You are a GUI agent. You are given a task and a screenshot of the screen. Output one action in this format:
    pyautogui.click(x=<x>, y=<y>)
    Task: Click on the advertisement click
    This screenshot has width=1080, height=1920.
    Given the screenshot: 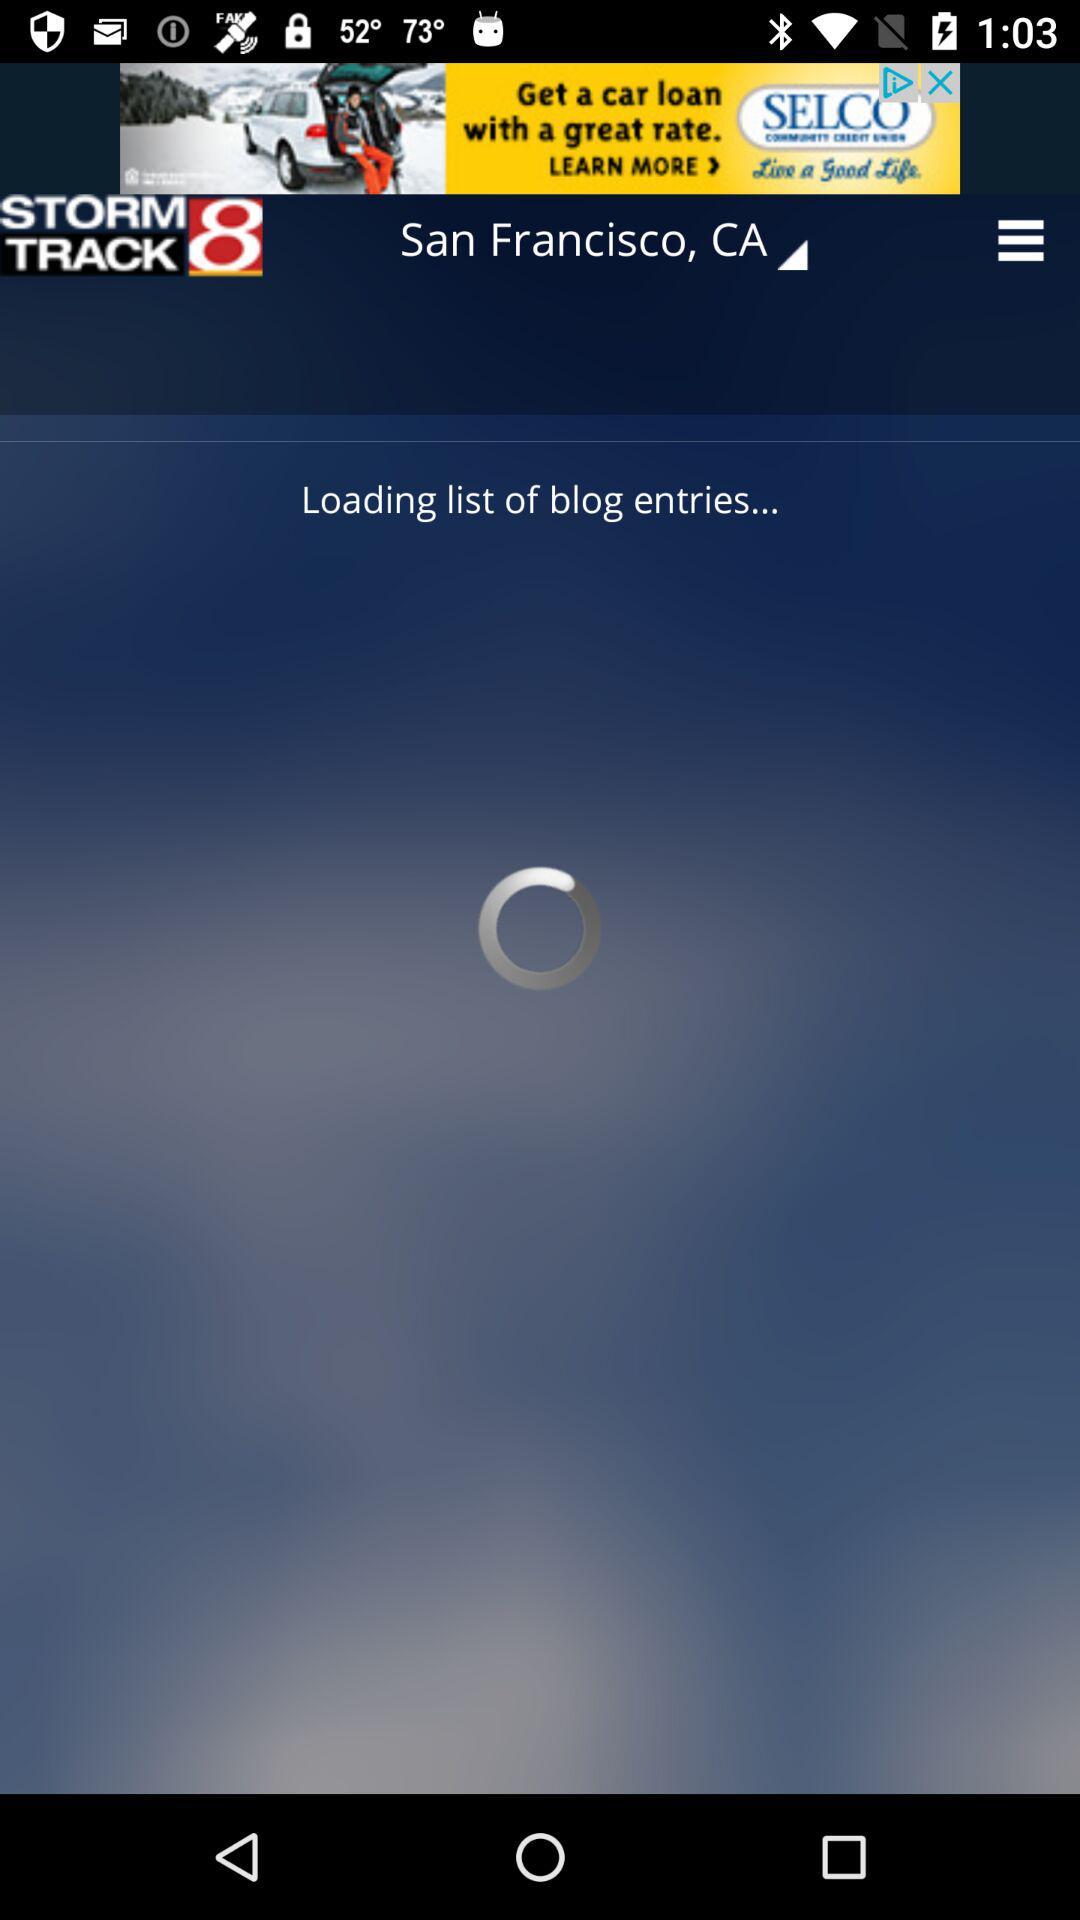 What is the action you would take?
    pyautogui.click(x=540, y=127)
    